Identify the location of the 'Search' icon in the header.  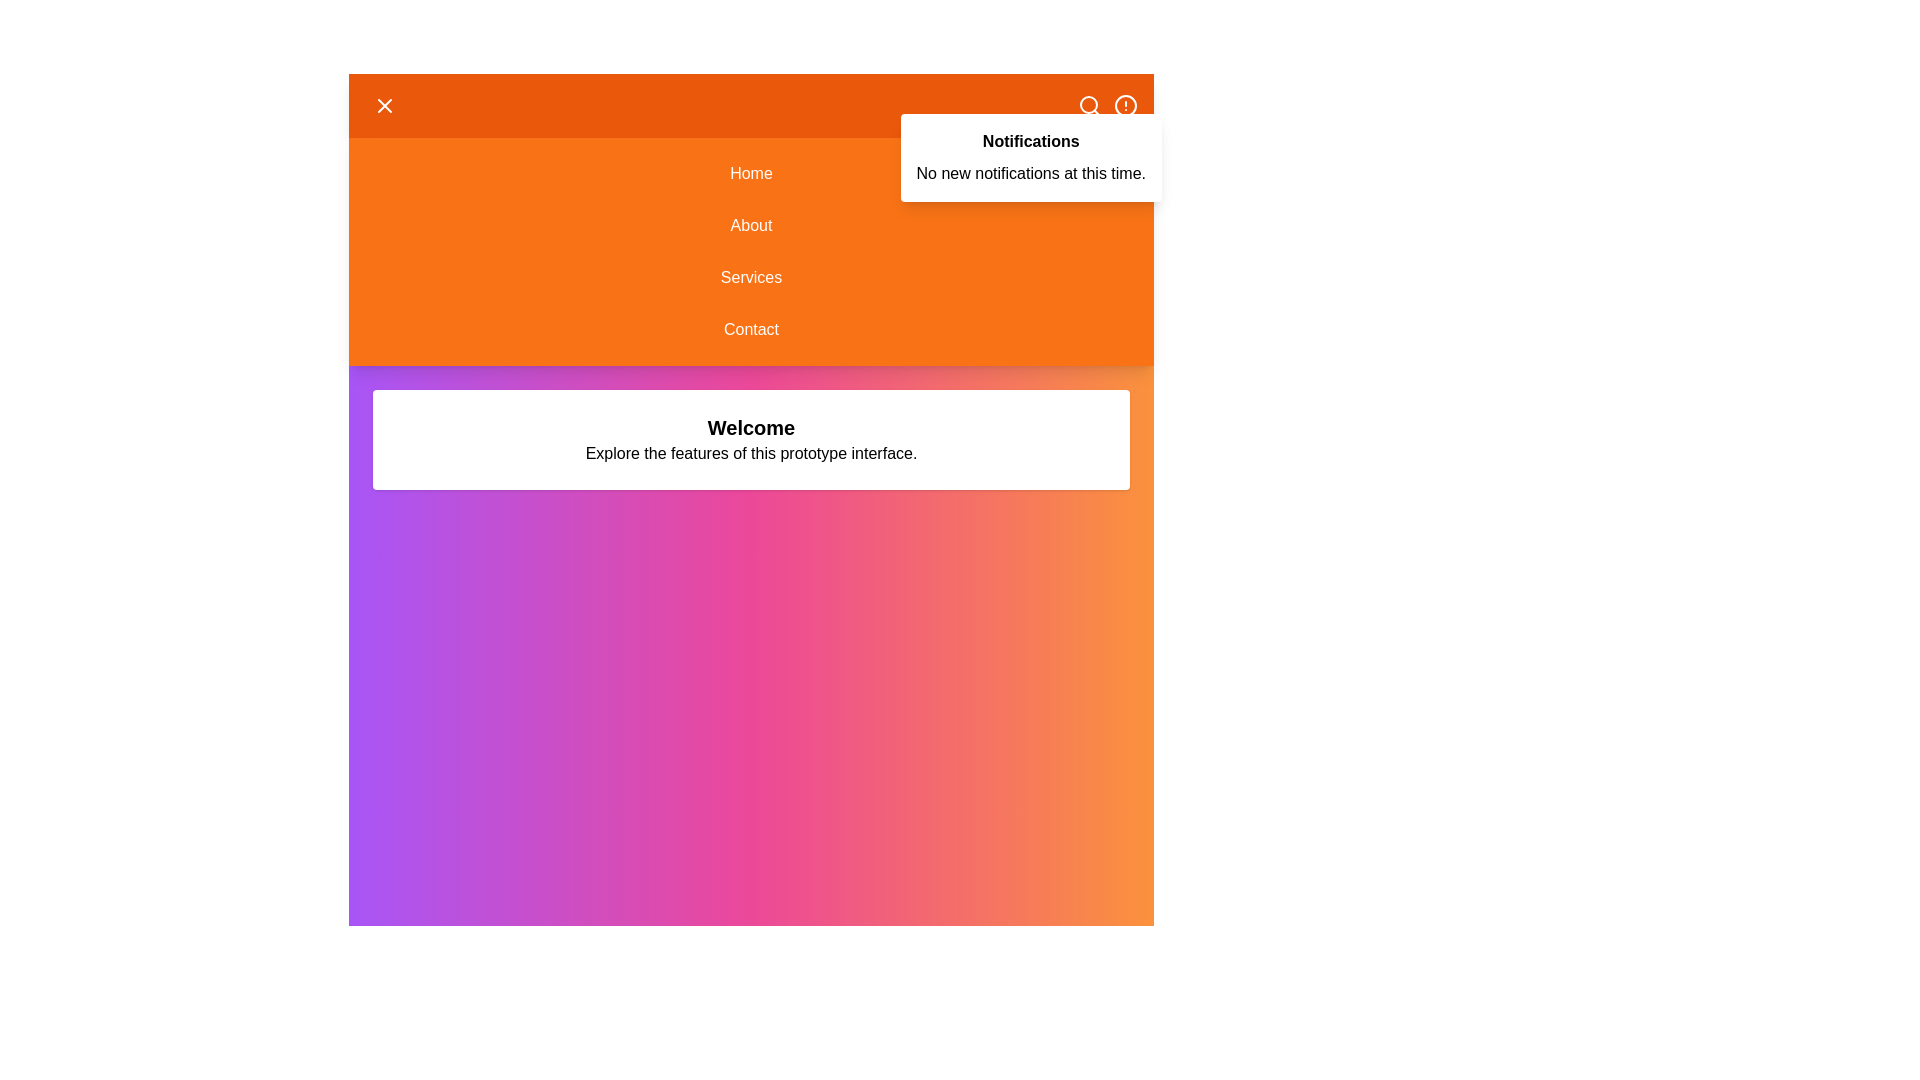
(1088, 105).